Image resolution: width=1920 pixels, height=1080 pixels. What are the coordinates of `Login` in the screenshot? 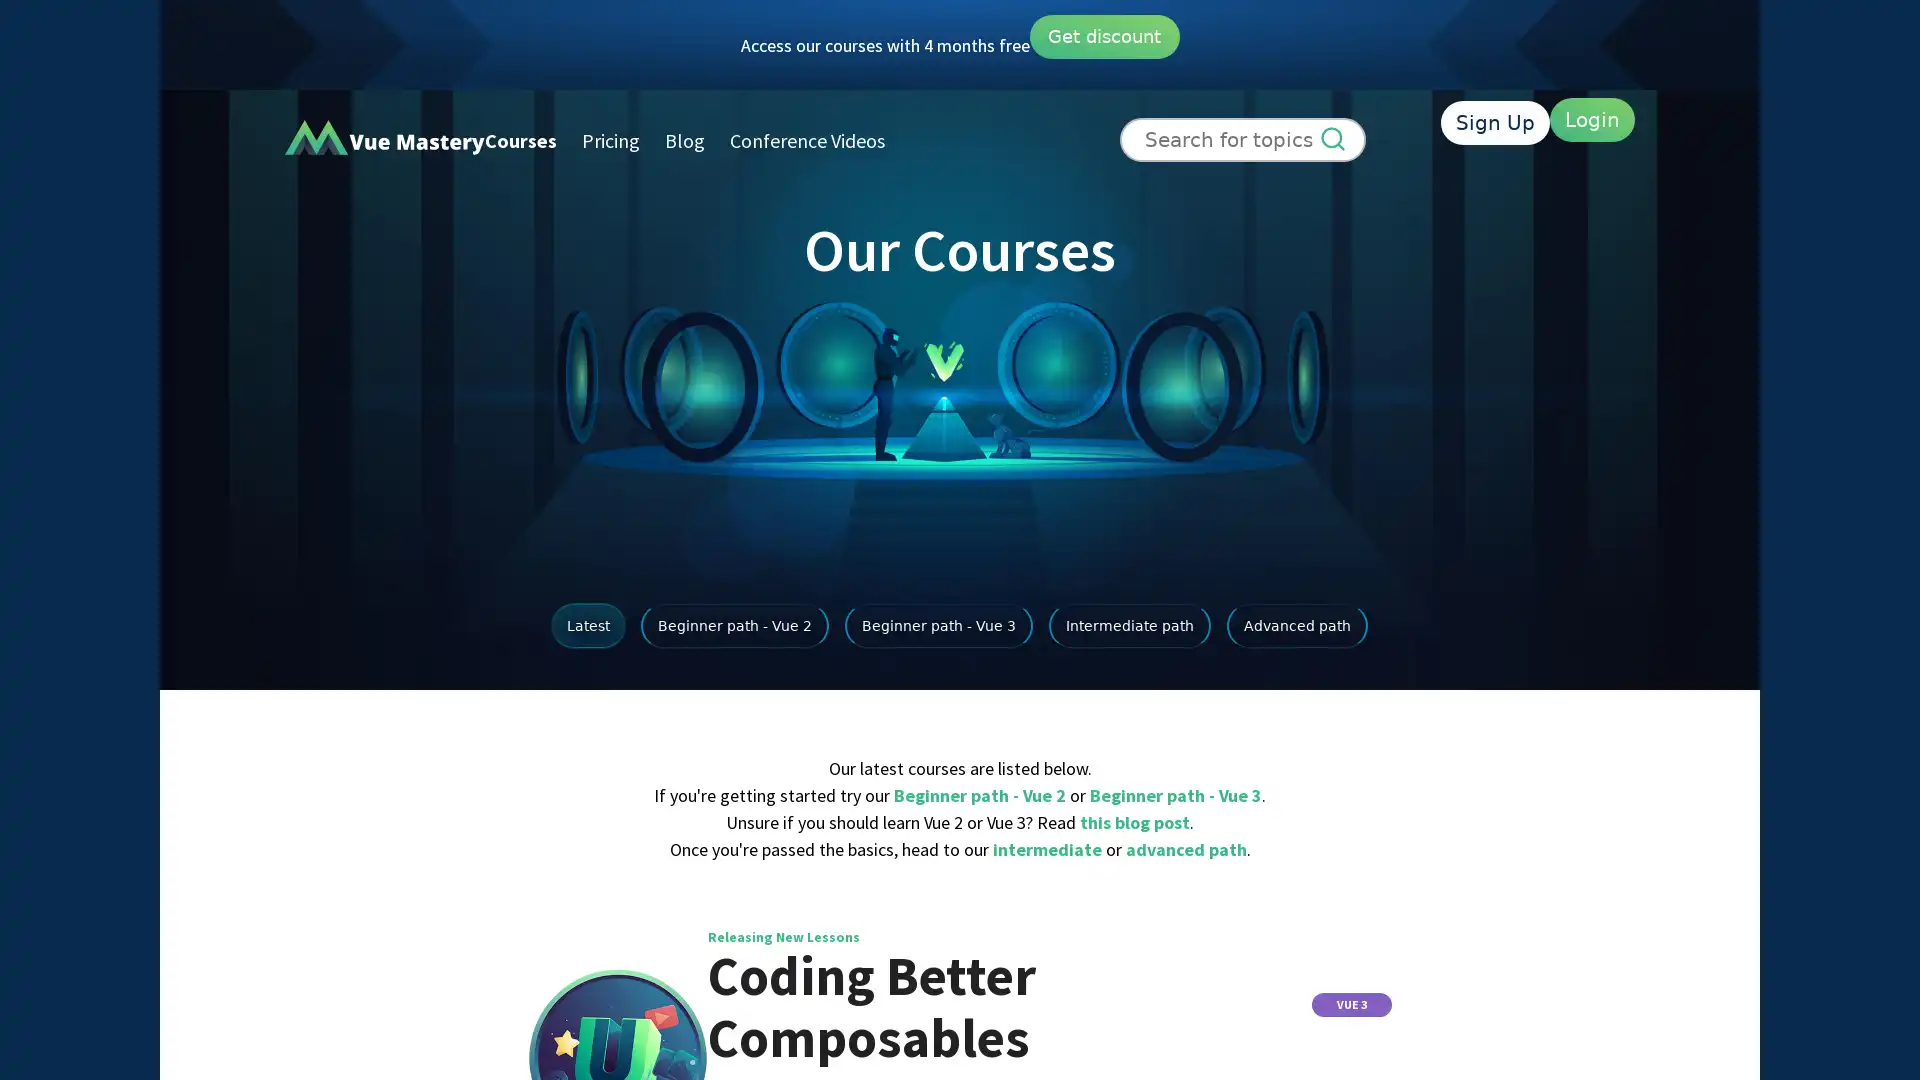 It's located at (1579, 138).